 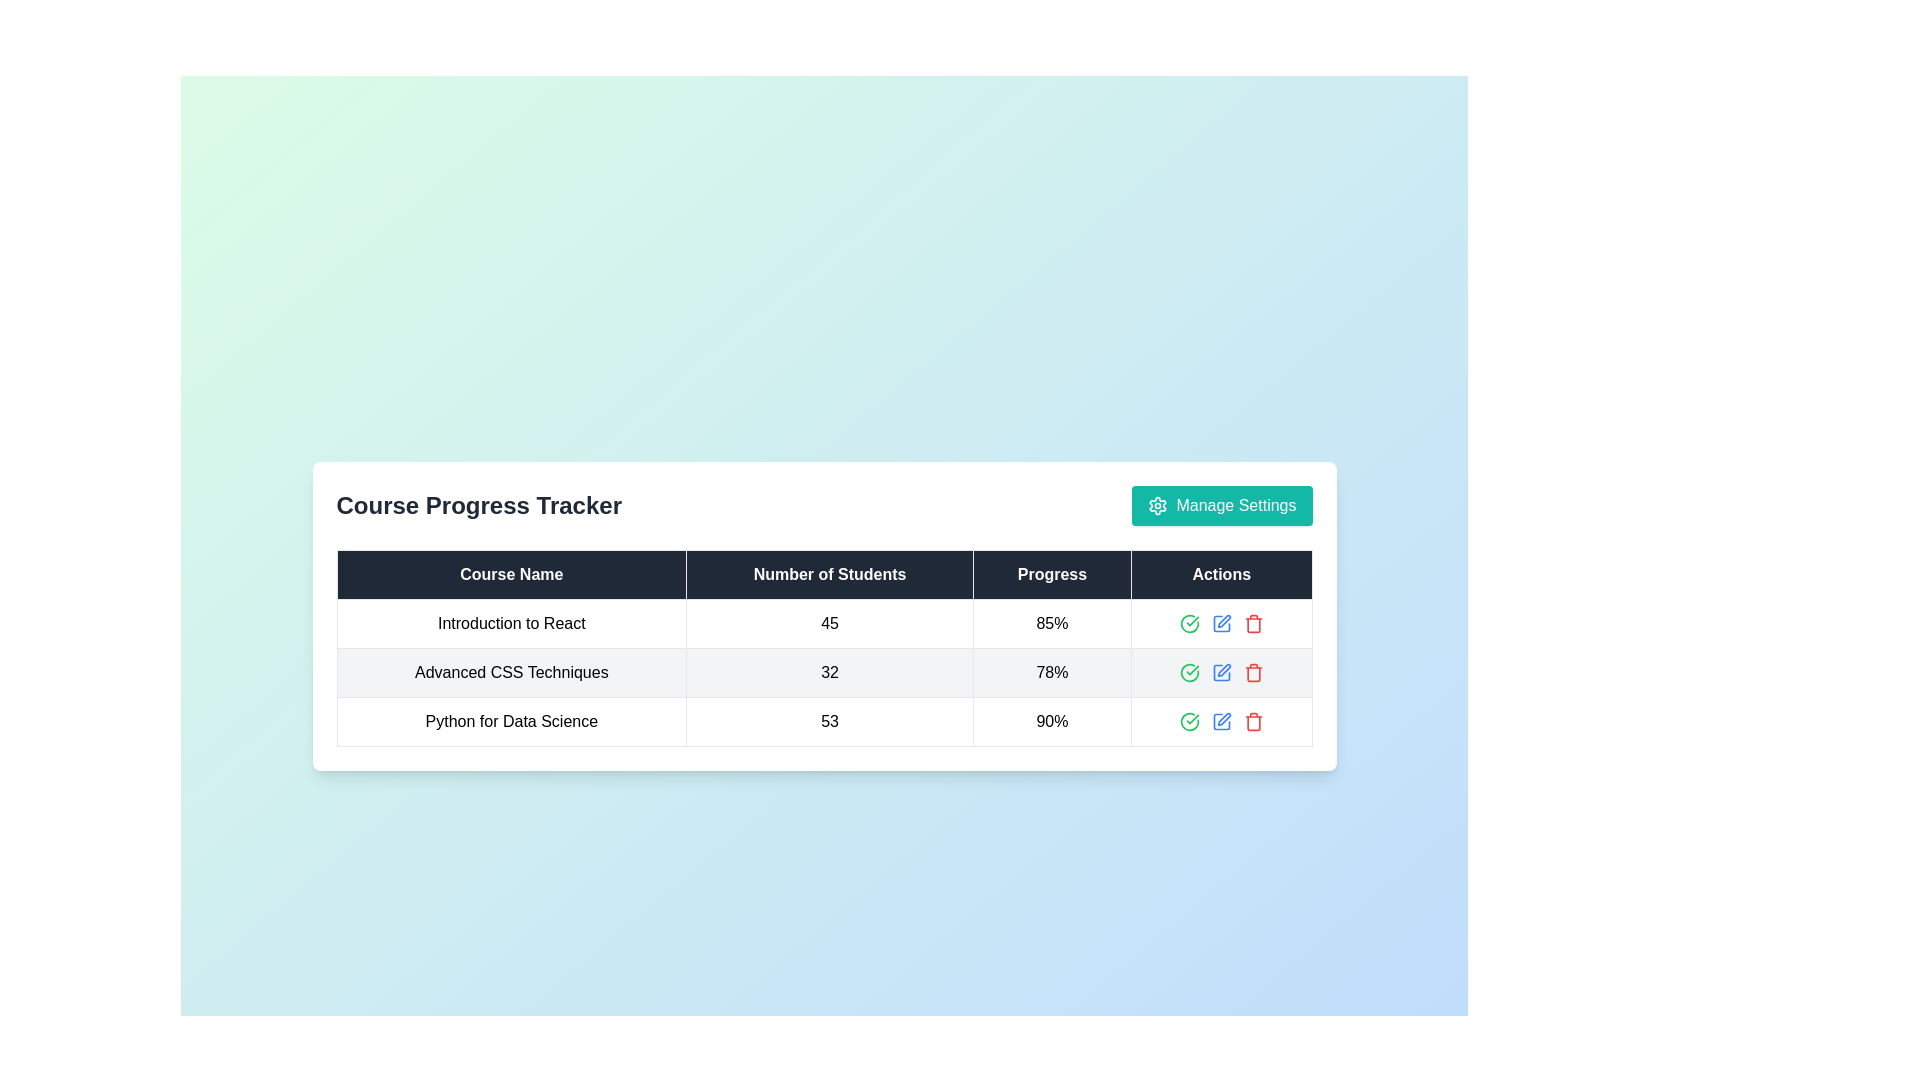 What do you see at coordinates (1158, 504) in the screenshot?
I see `the gear icon associated with the 'Manage Settings' button, which features a teal background and white foreground, positioned at the top right of the button` at bounding box center [1158, 504].